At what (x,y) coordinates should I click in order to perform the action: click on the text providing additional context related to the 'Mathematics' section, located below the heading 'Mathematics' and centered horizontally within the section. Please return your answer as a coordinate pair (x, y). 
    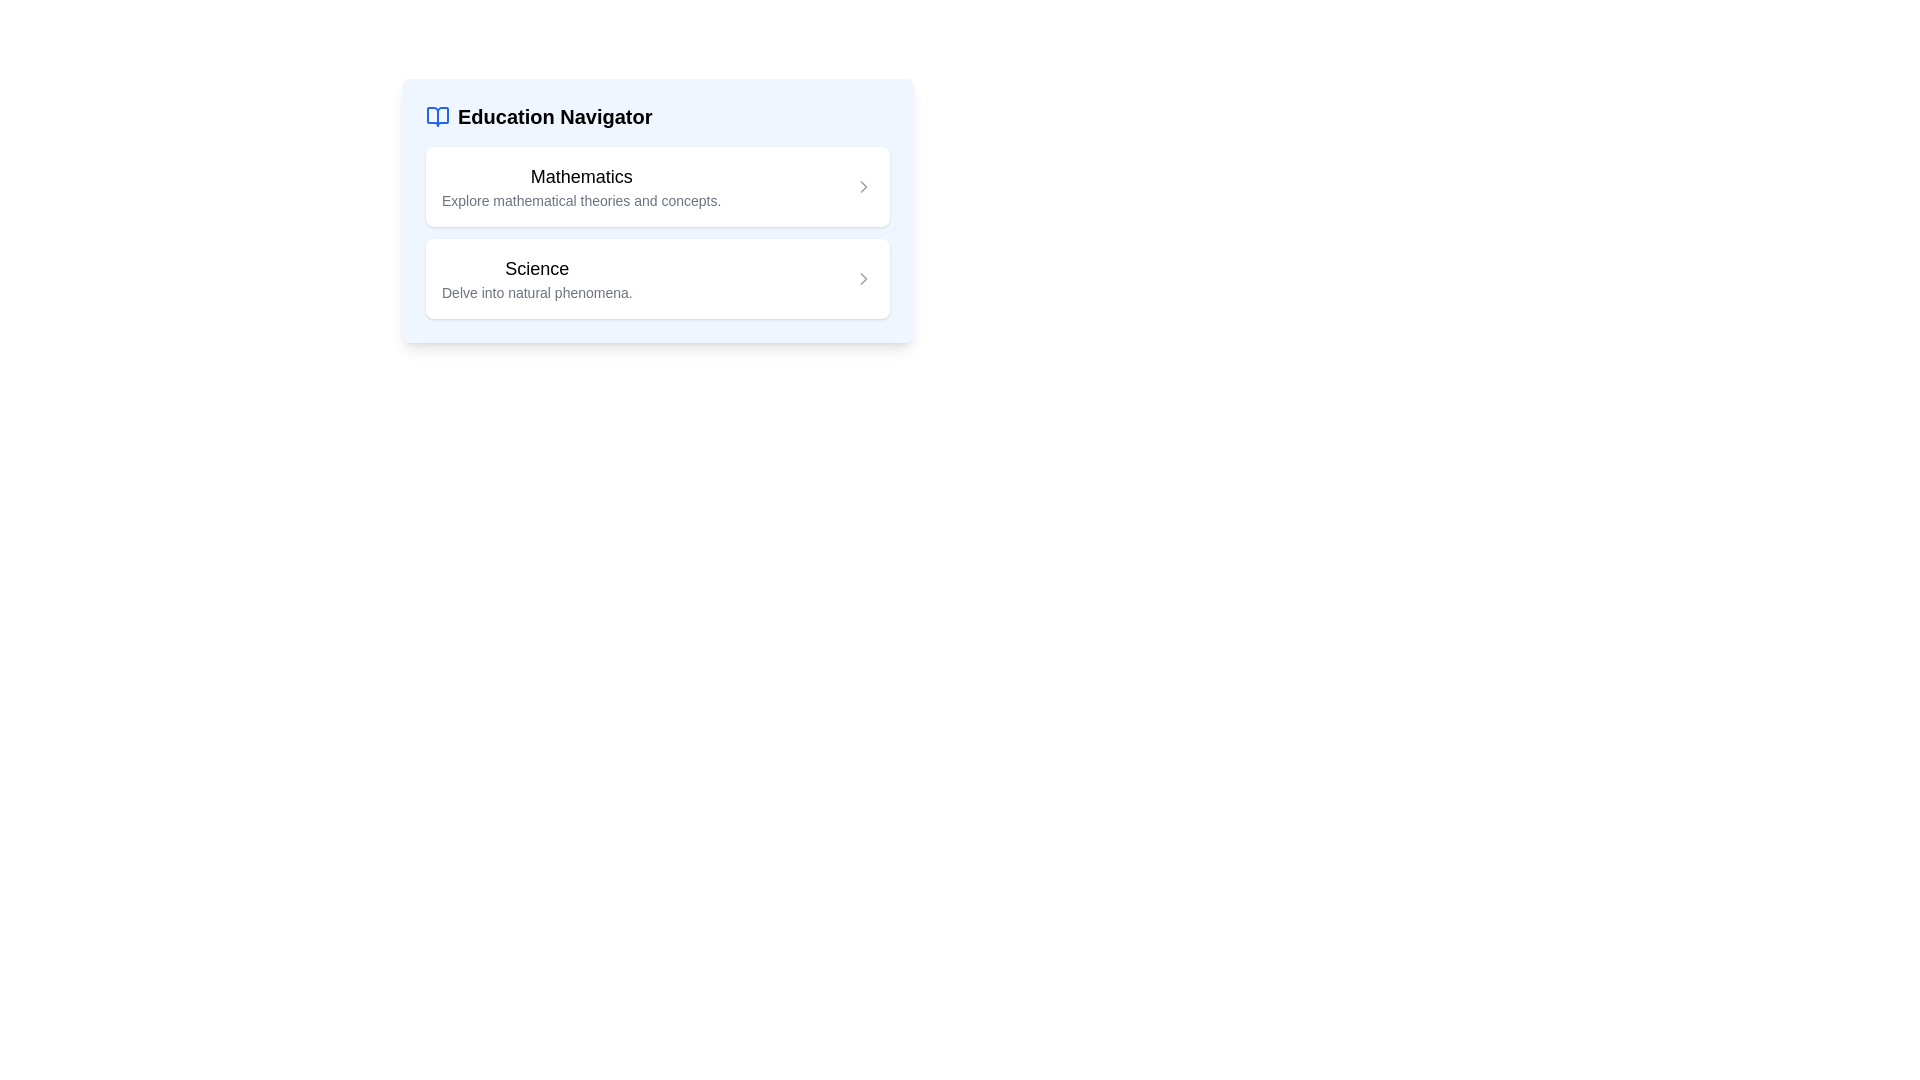
    Looking at the image, I should click on (580, 200).